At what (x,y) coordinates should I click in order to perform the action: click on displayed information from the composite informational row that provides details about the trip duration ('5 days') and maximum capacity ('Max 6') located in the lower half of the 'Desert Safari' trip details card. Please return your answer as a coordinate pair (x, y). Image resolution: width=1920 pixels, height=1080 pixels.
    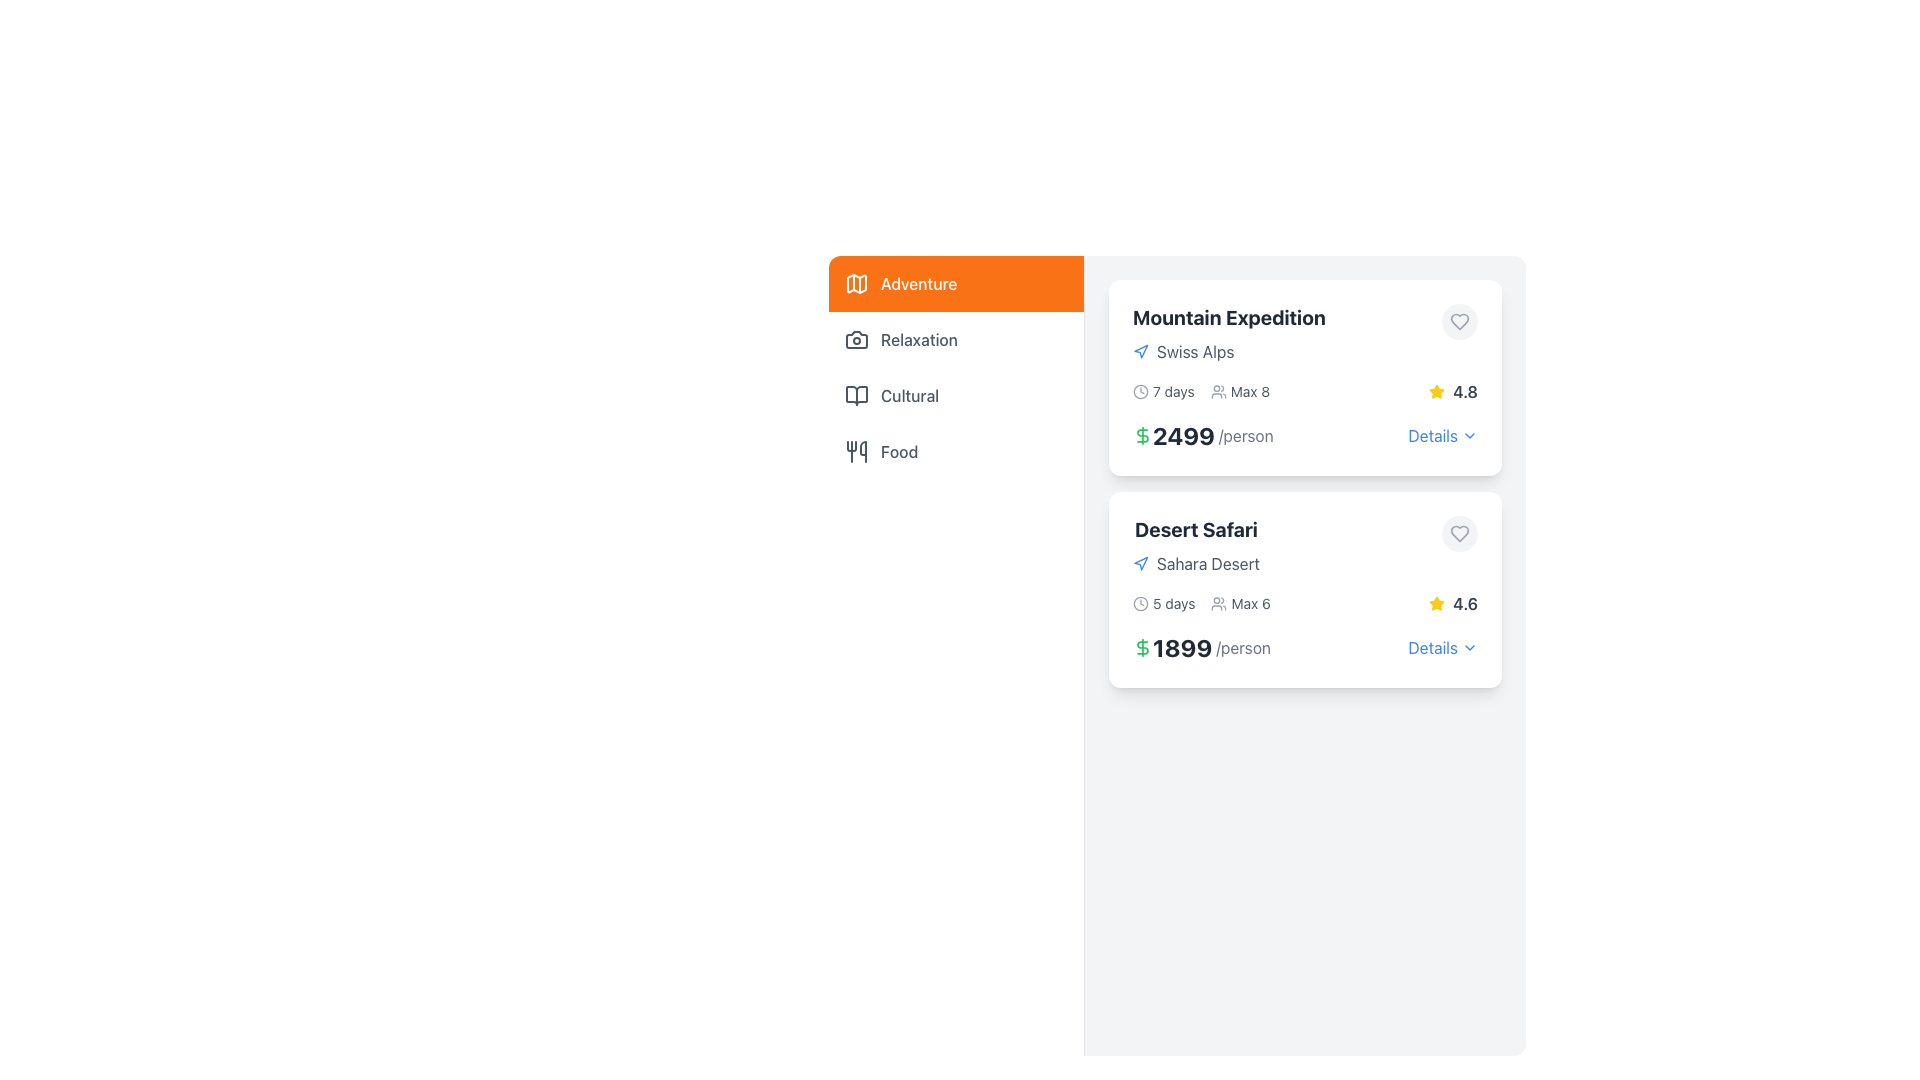
    Looking at the image, I should click on (1200, 603).